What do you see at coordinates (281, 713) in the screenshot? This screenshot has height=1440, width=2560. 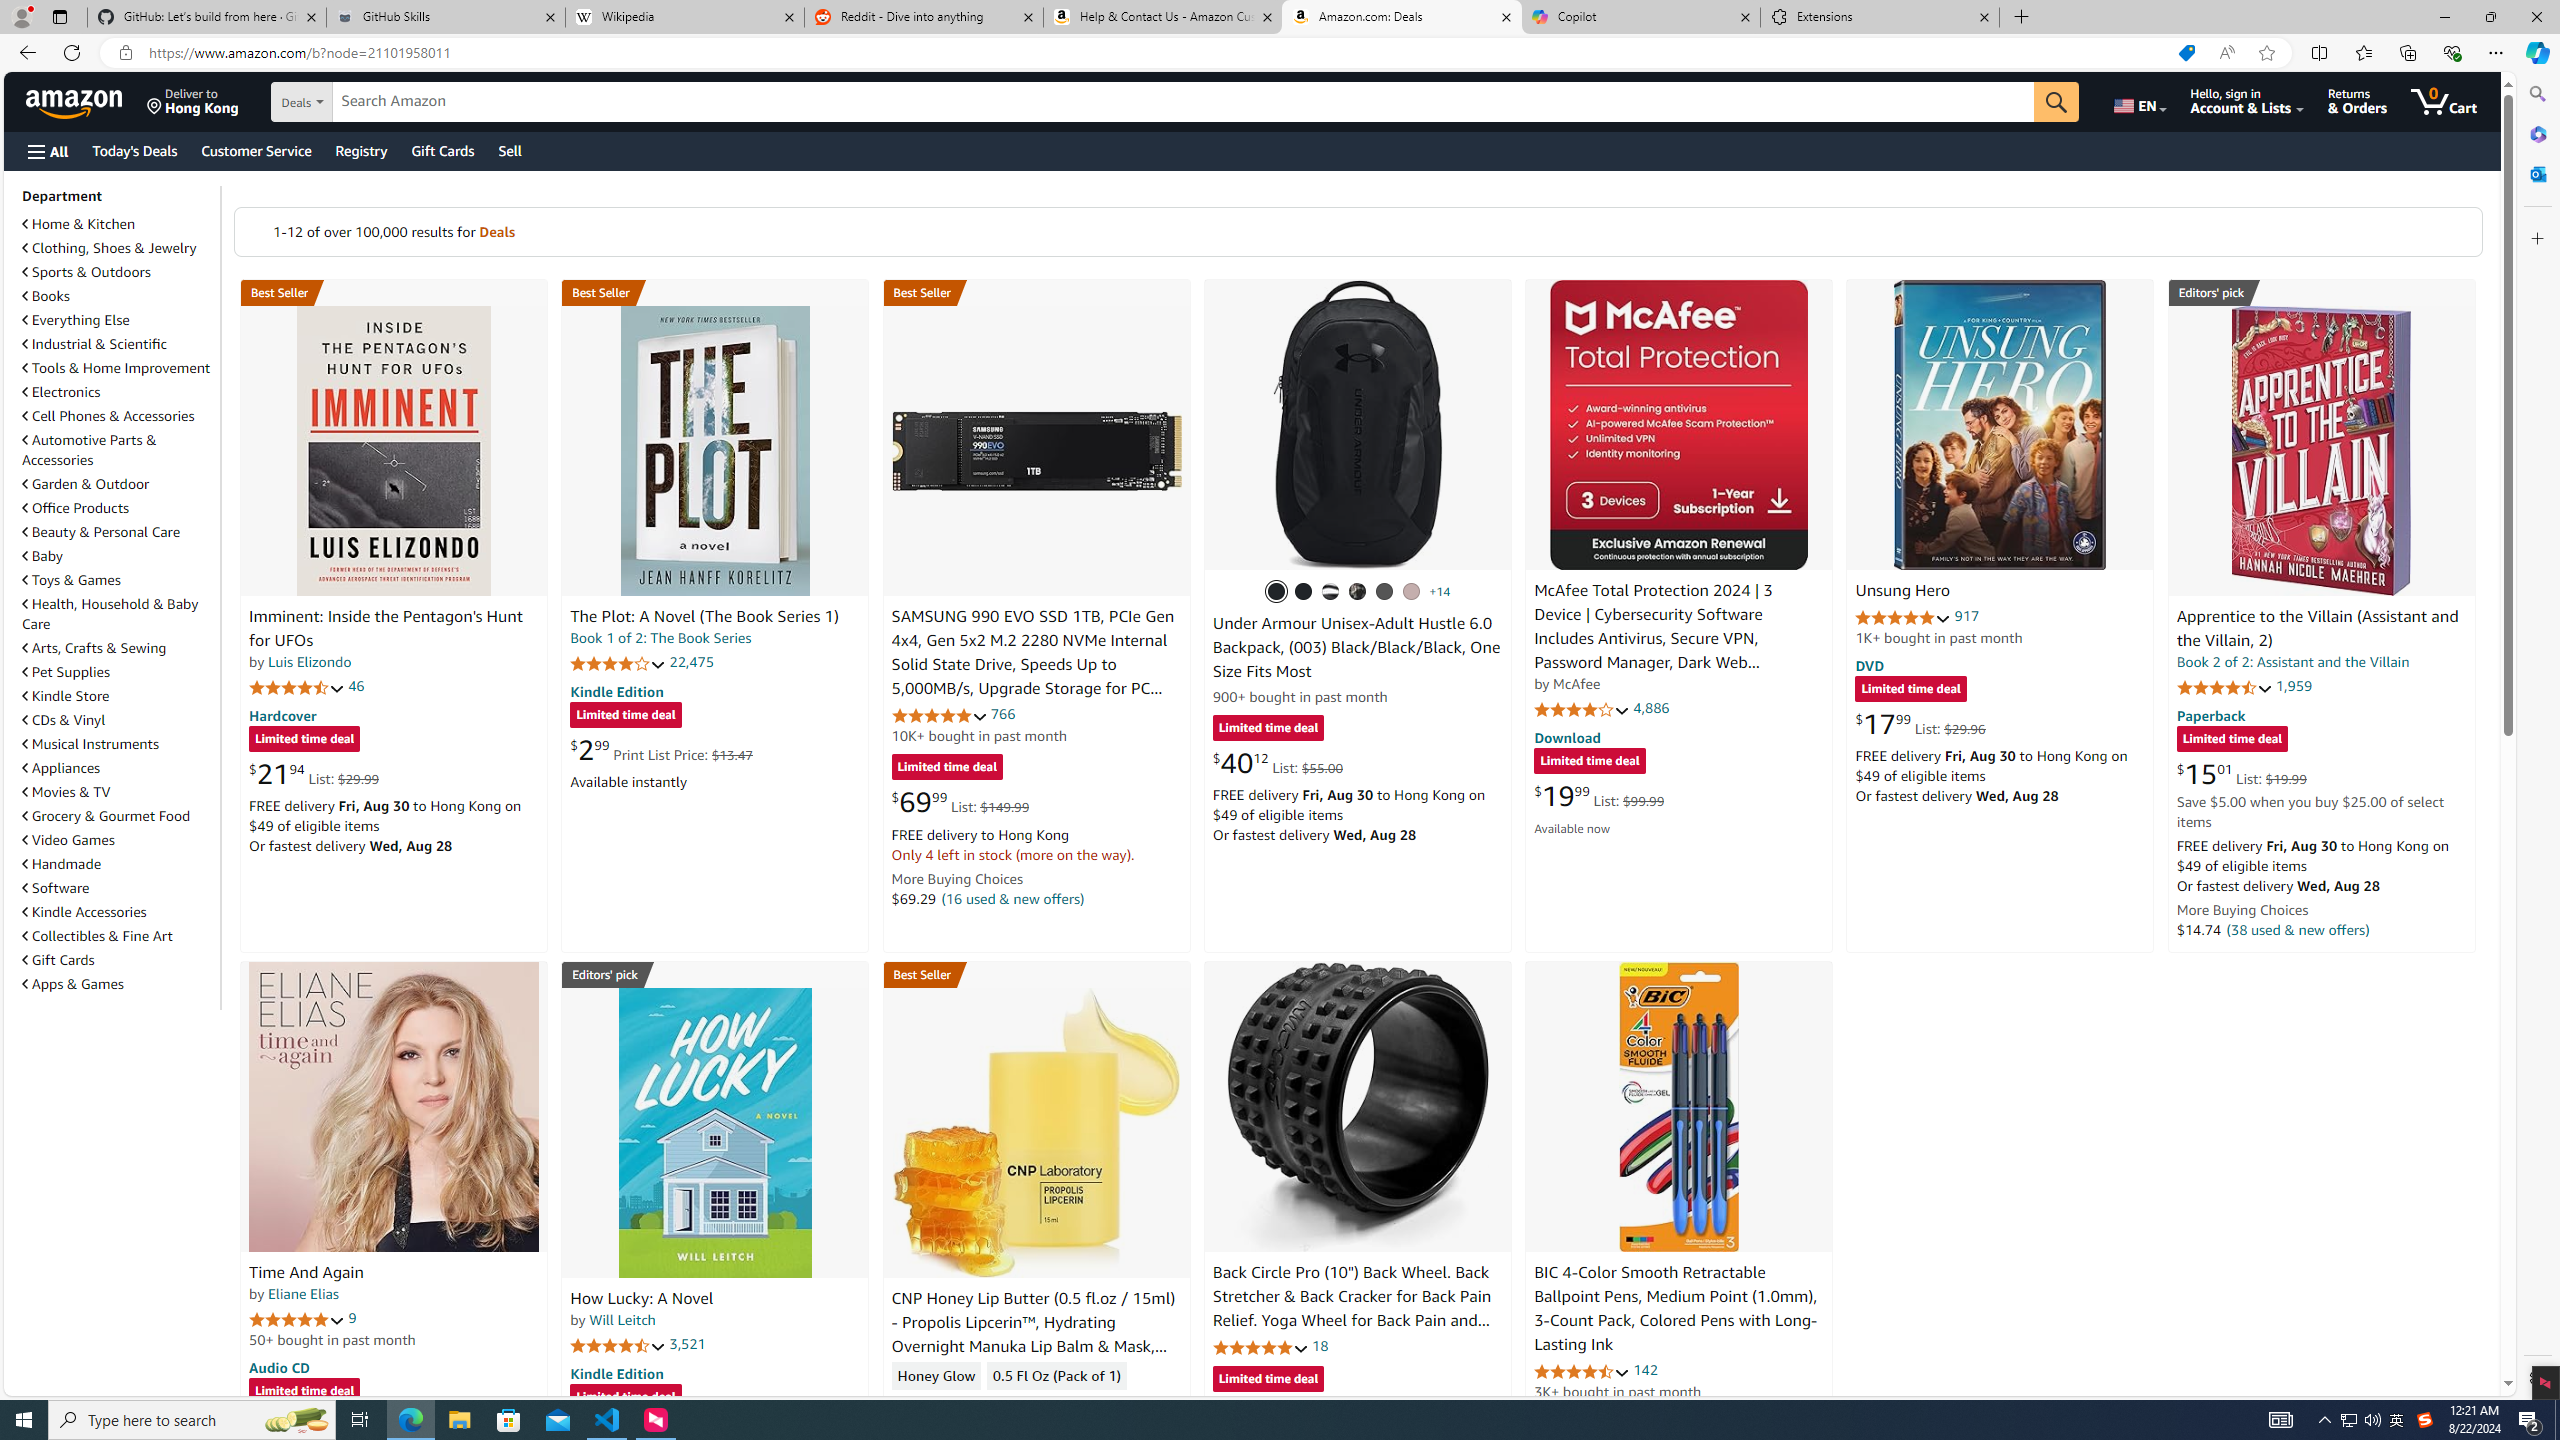 I see `'Hardcover'` at bounding box center [281, 713].